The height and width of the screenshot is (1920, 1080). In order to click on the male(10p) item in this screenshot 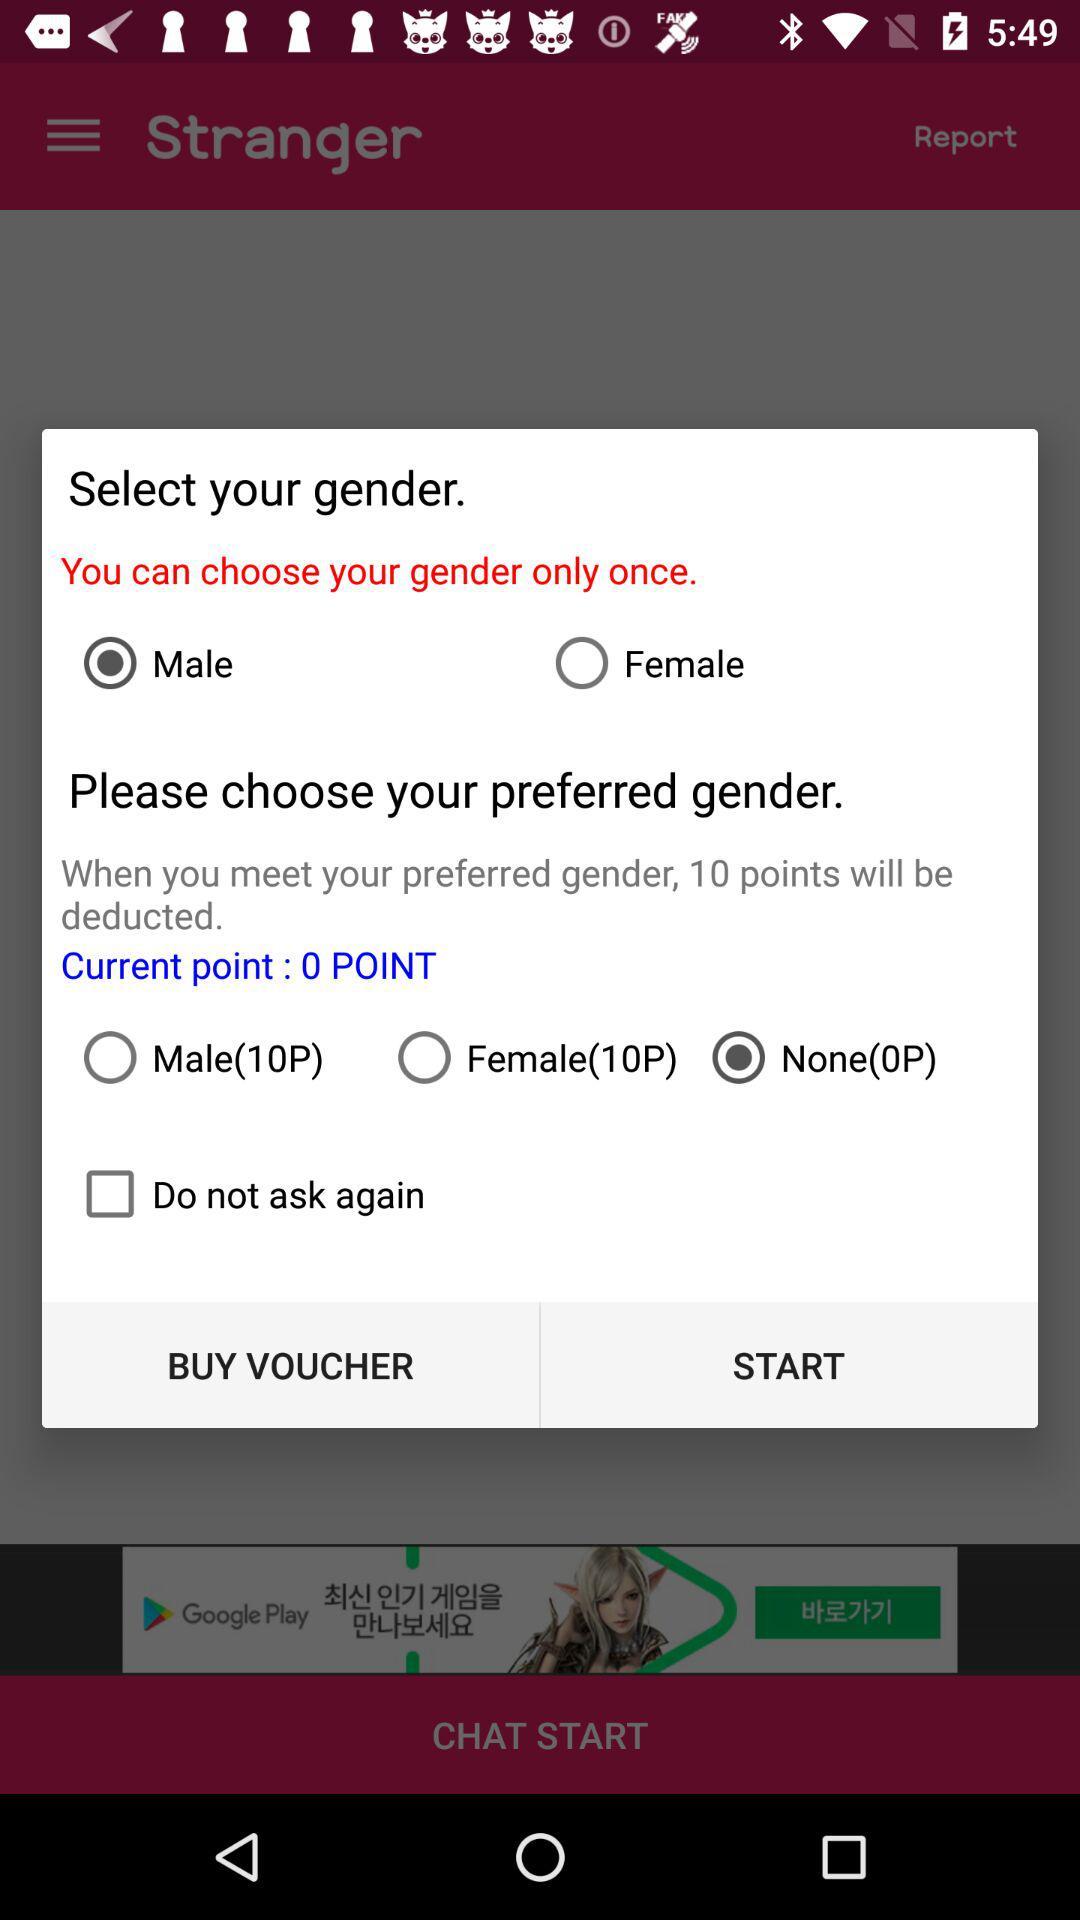, I will do `click(225, 1056)`.